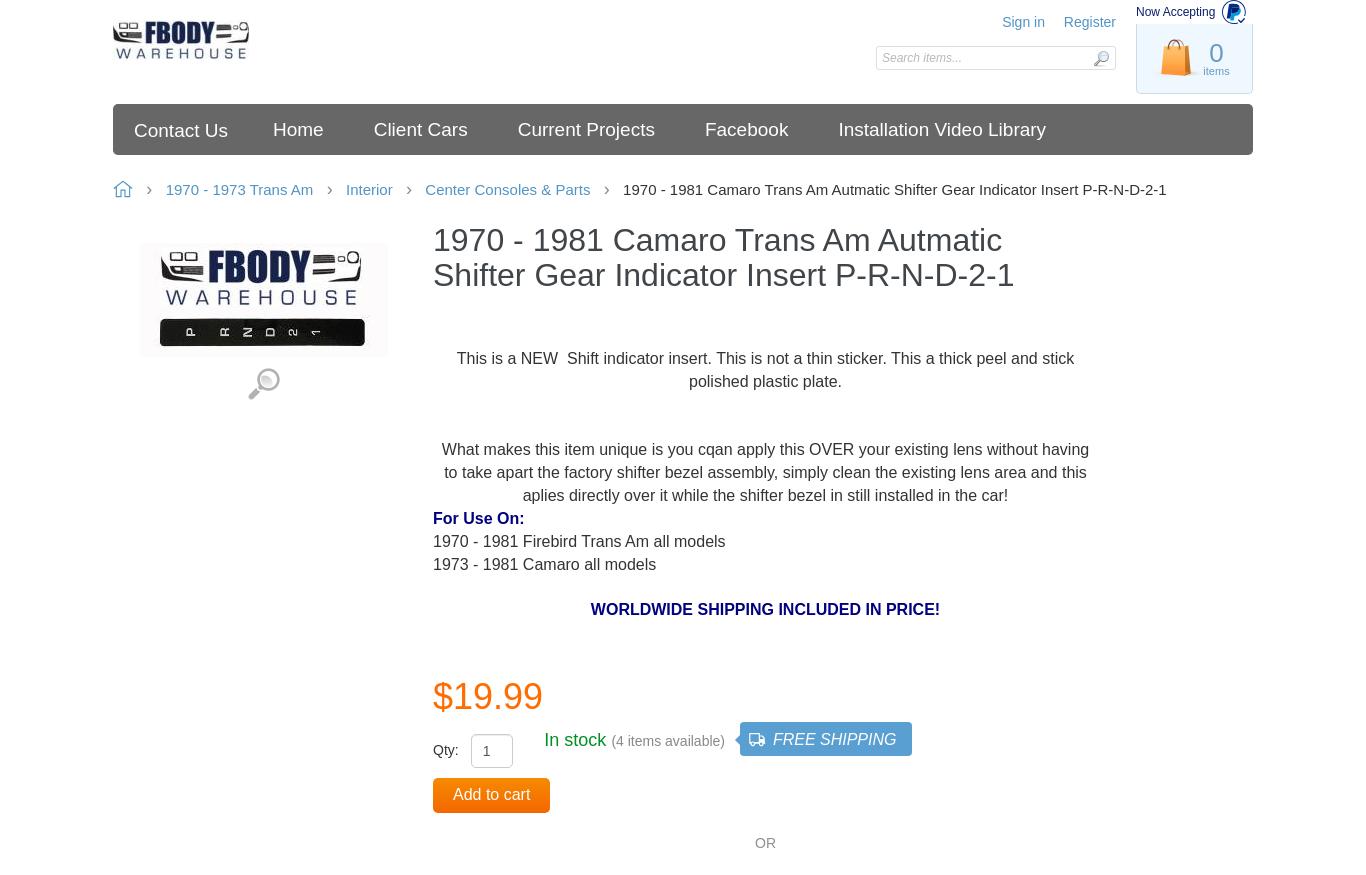 The width and height of the screenshot is (1366, 875). What do you see at coordinates (419, 128) in the screenshot?
I see `'Client Cars'` at bounding box center [419, 128].